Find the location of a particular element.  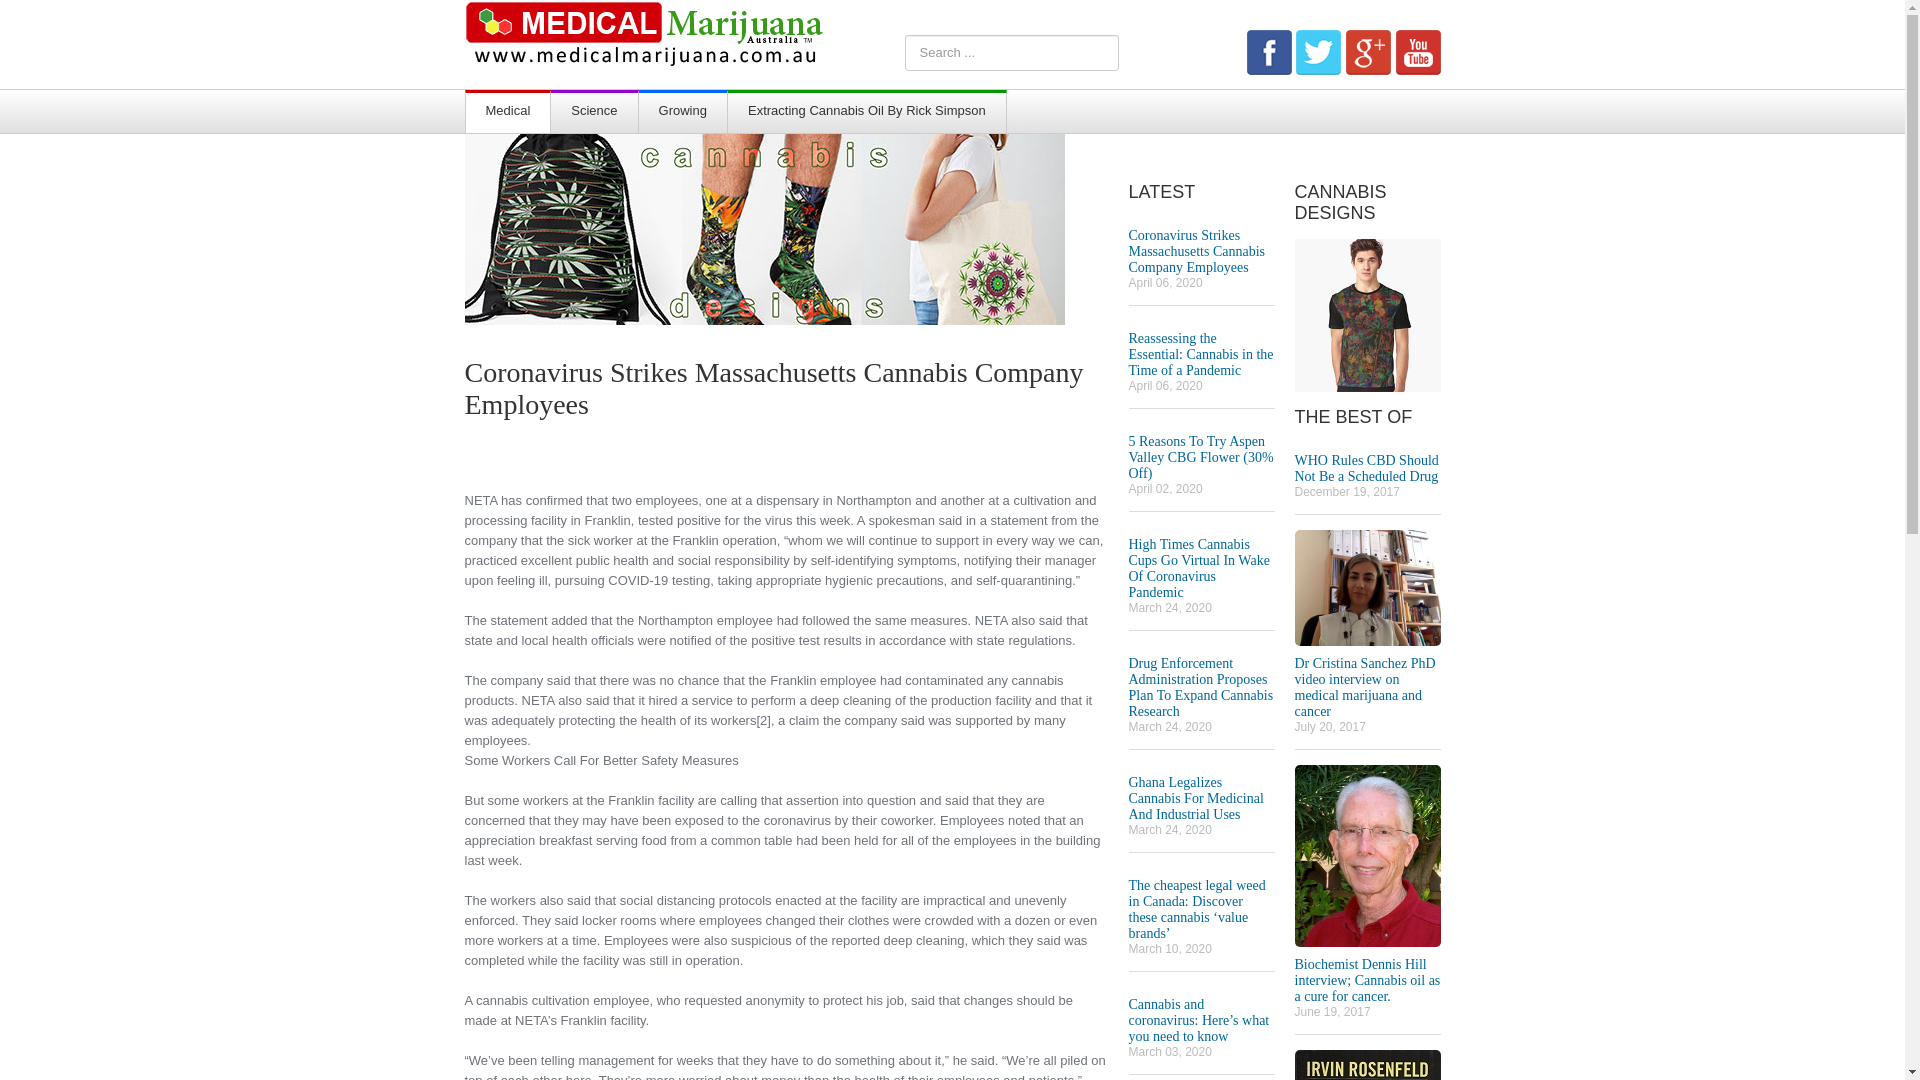

'Medical' is located at coordinates (464, 112).